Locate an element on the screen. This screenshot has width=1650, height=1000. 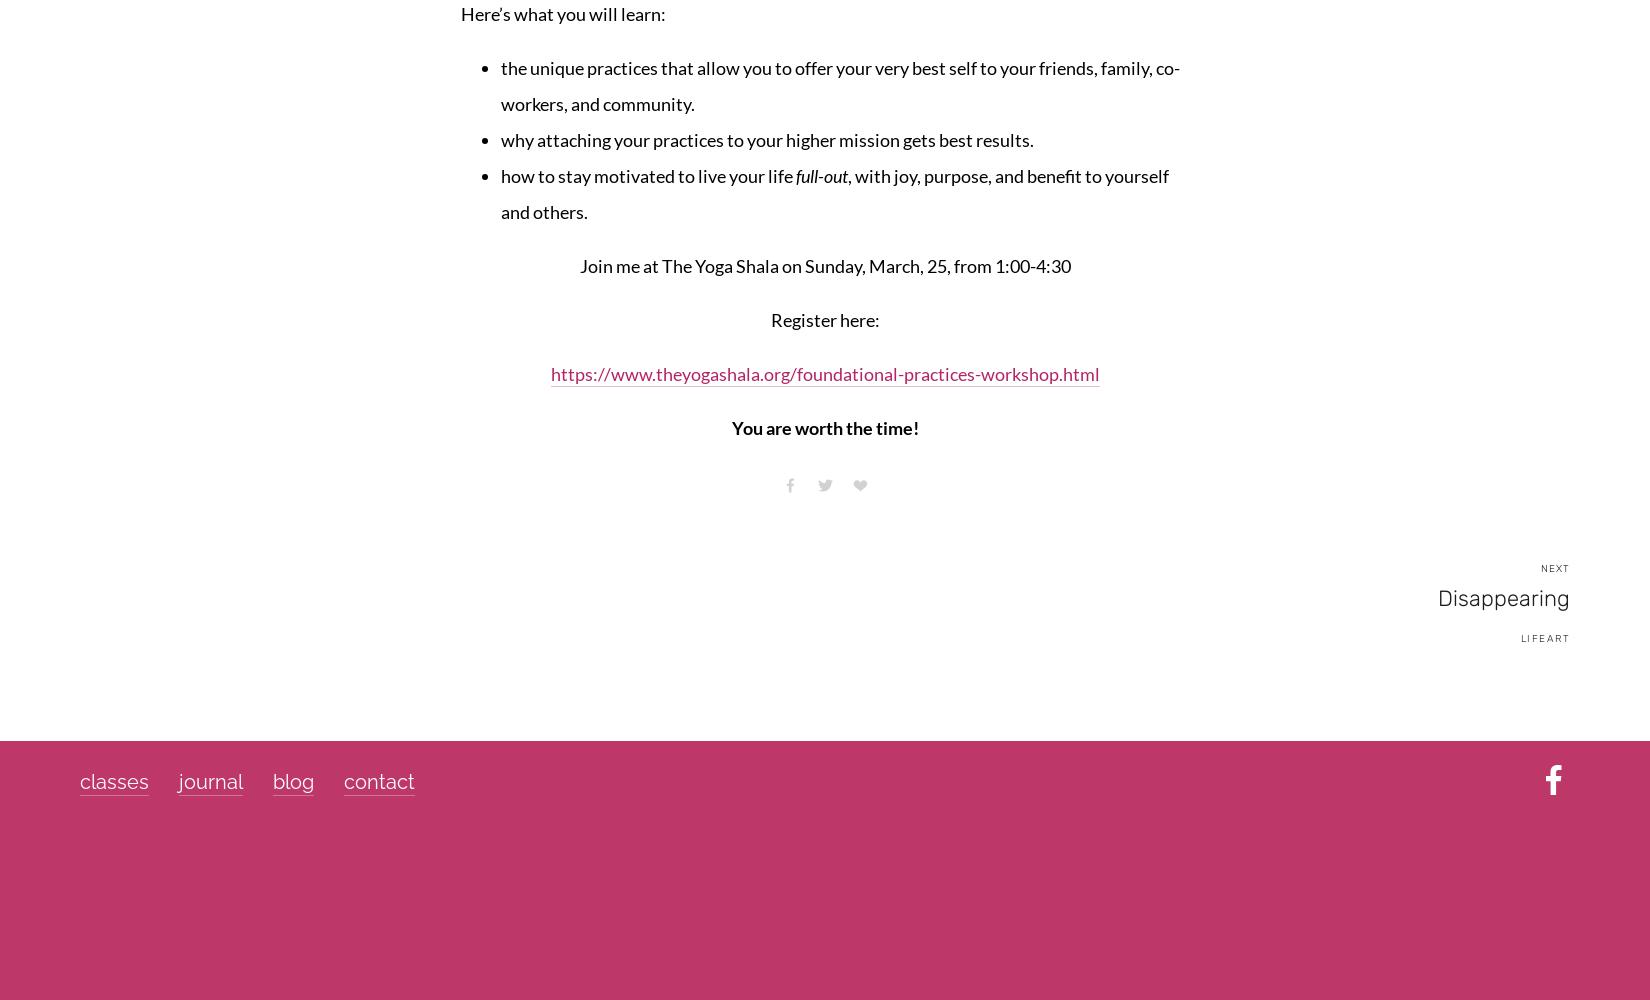
'blog' is located at coordinates (293, 782).